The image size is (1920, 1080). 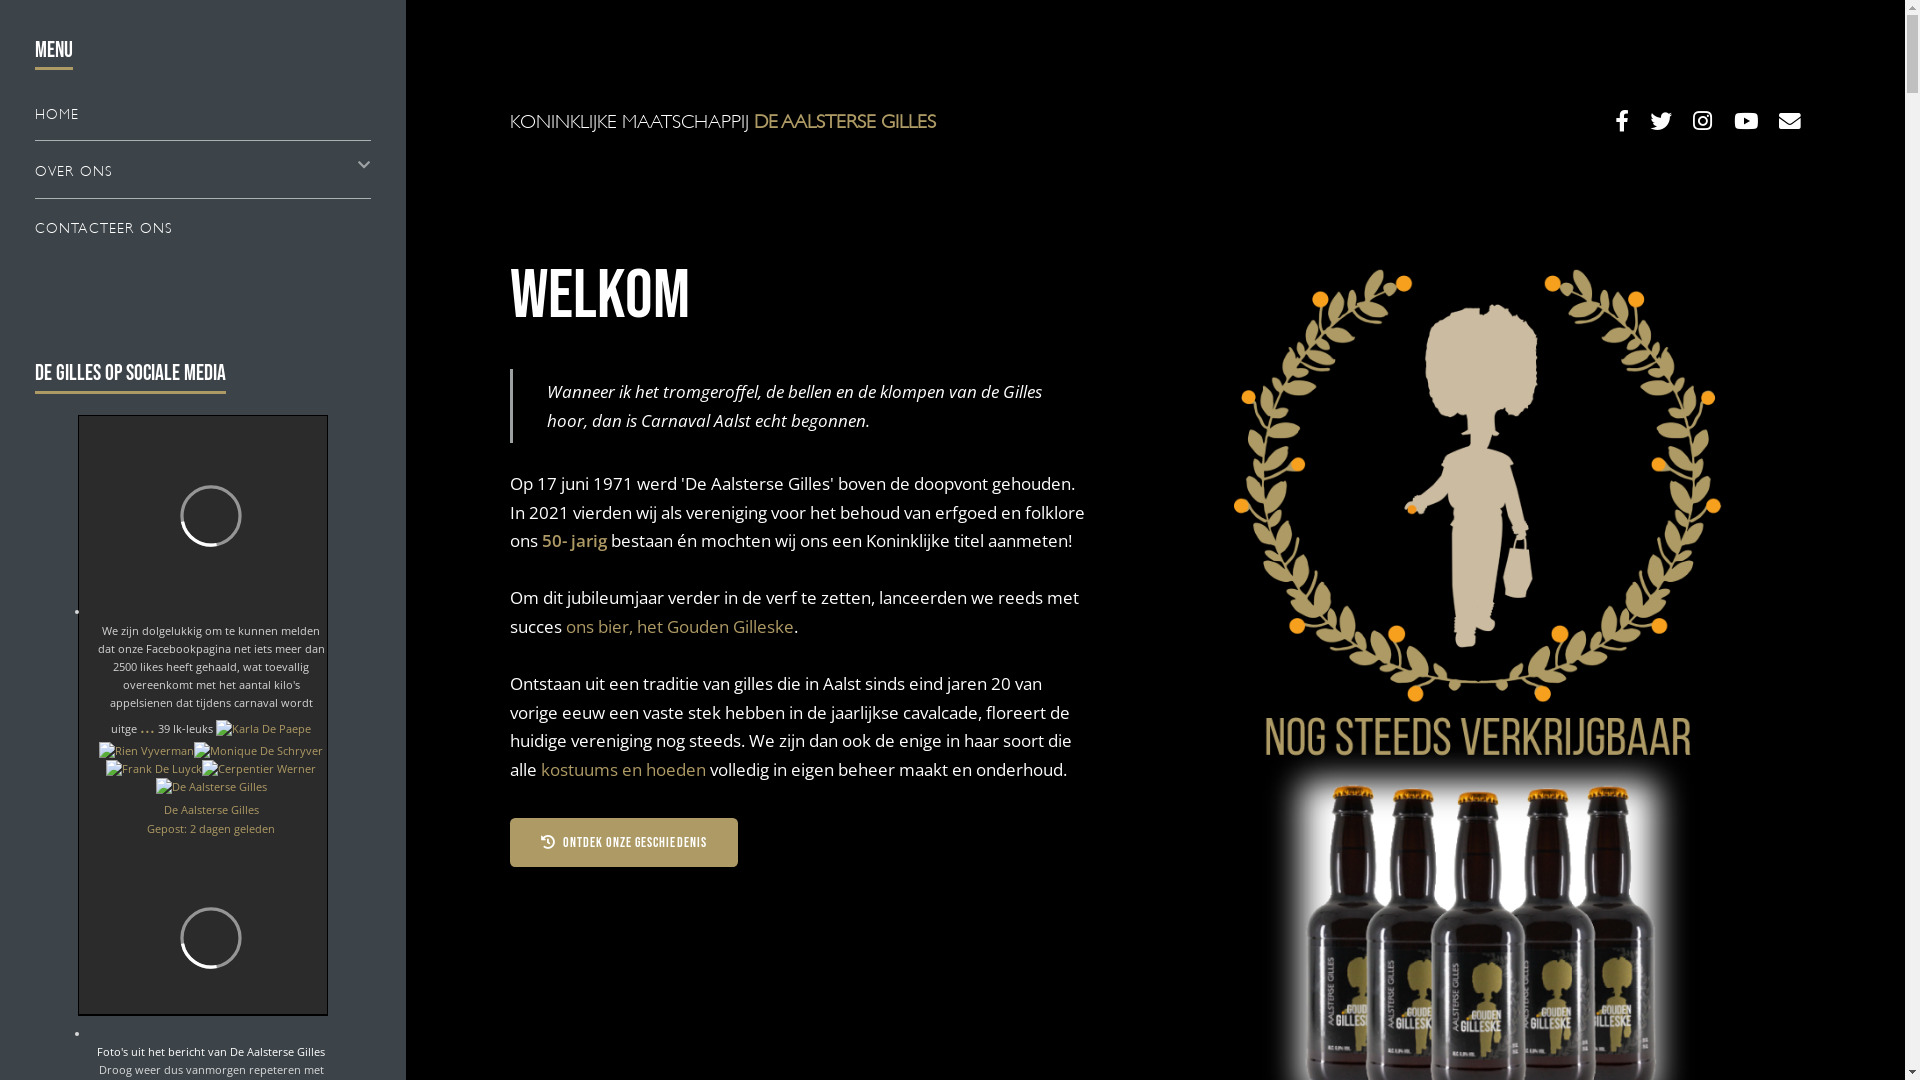 I want to click on 'ons bier, het Gouden Gilleske', so click(x=680, y=624).